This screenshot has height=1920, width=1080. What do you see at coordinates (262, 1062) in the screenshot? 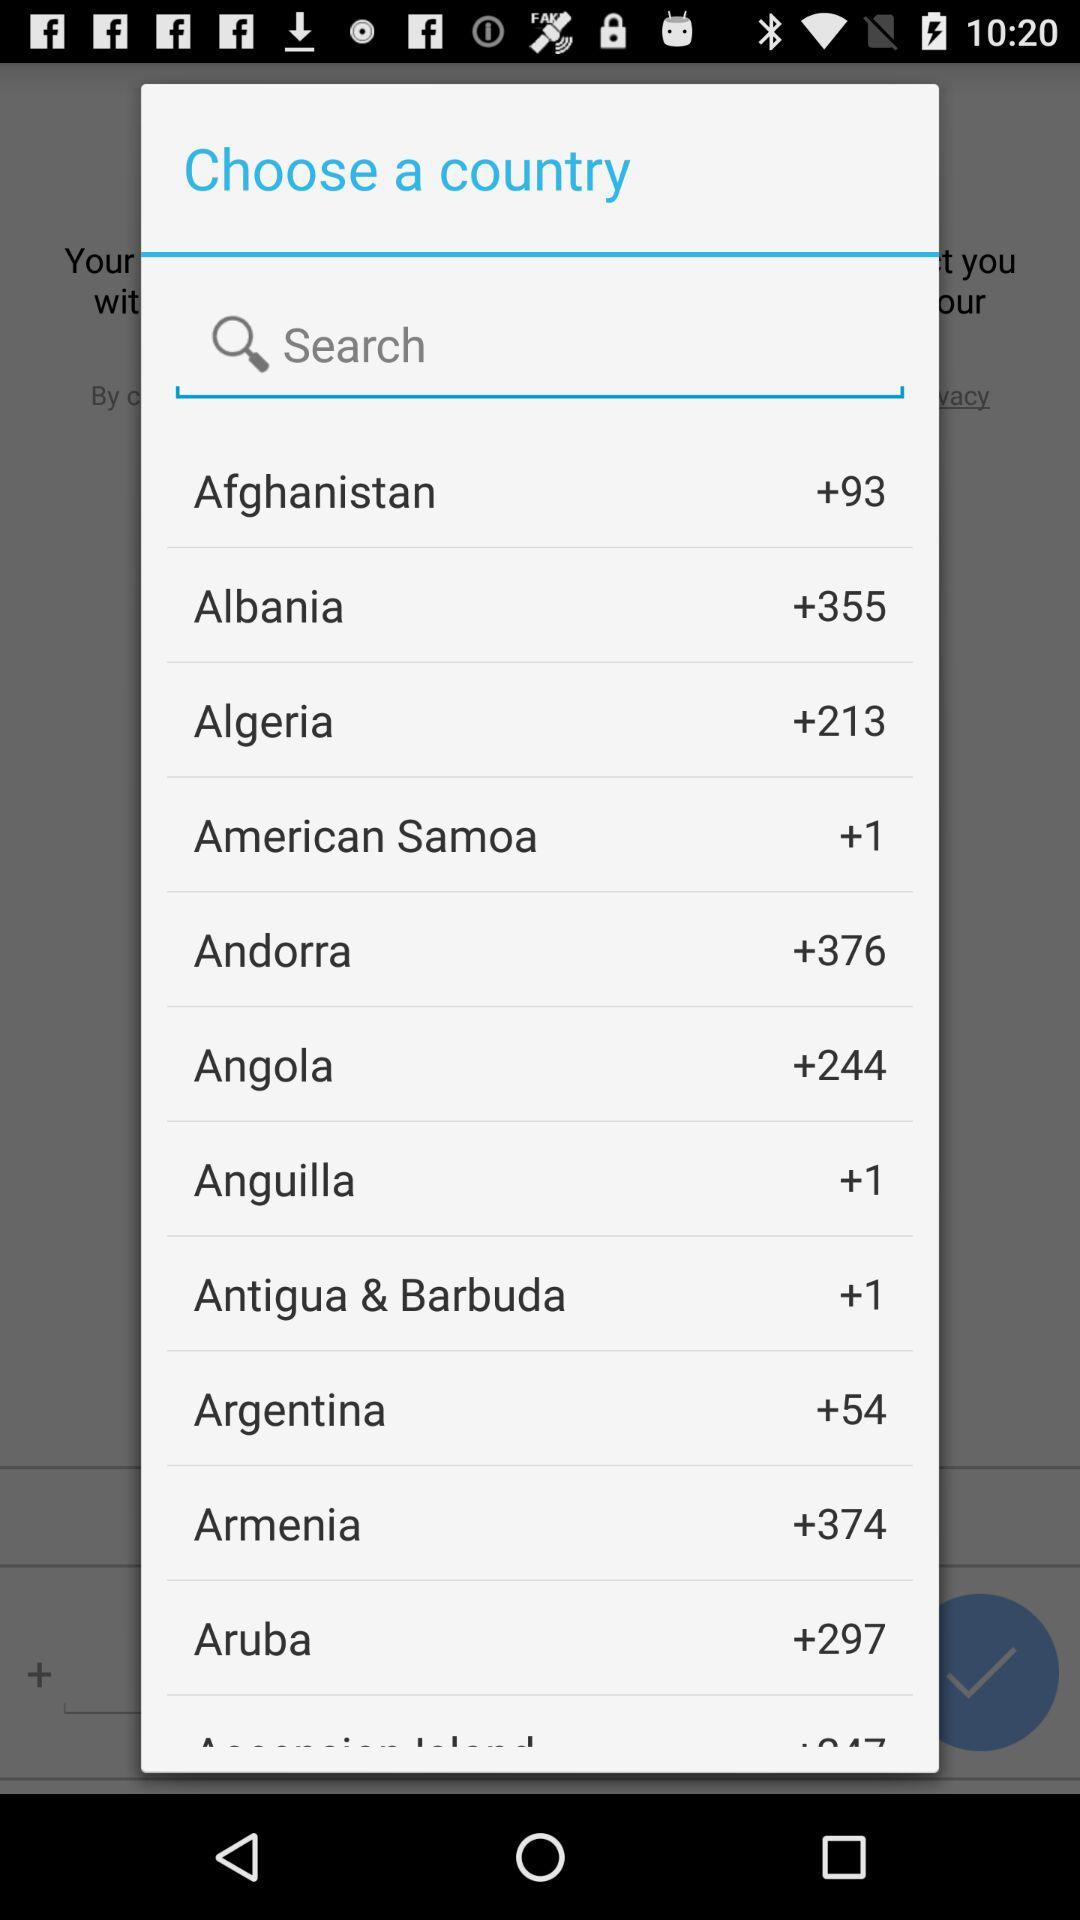
I see `the angola item` at bounding box center [262, 1062].